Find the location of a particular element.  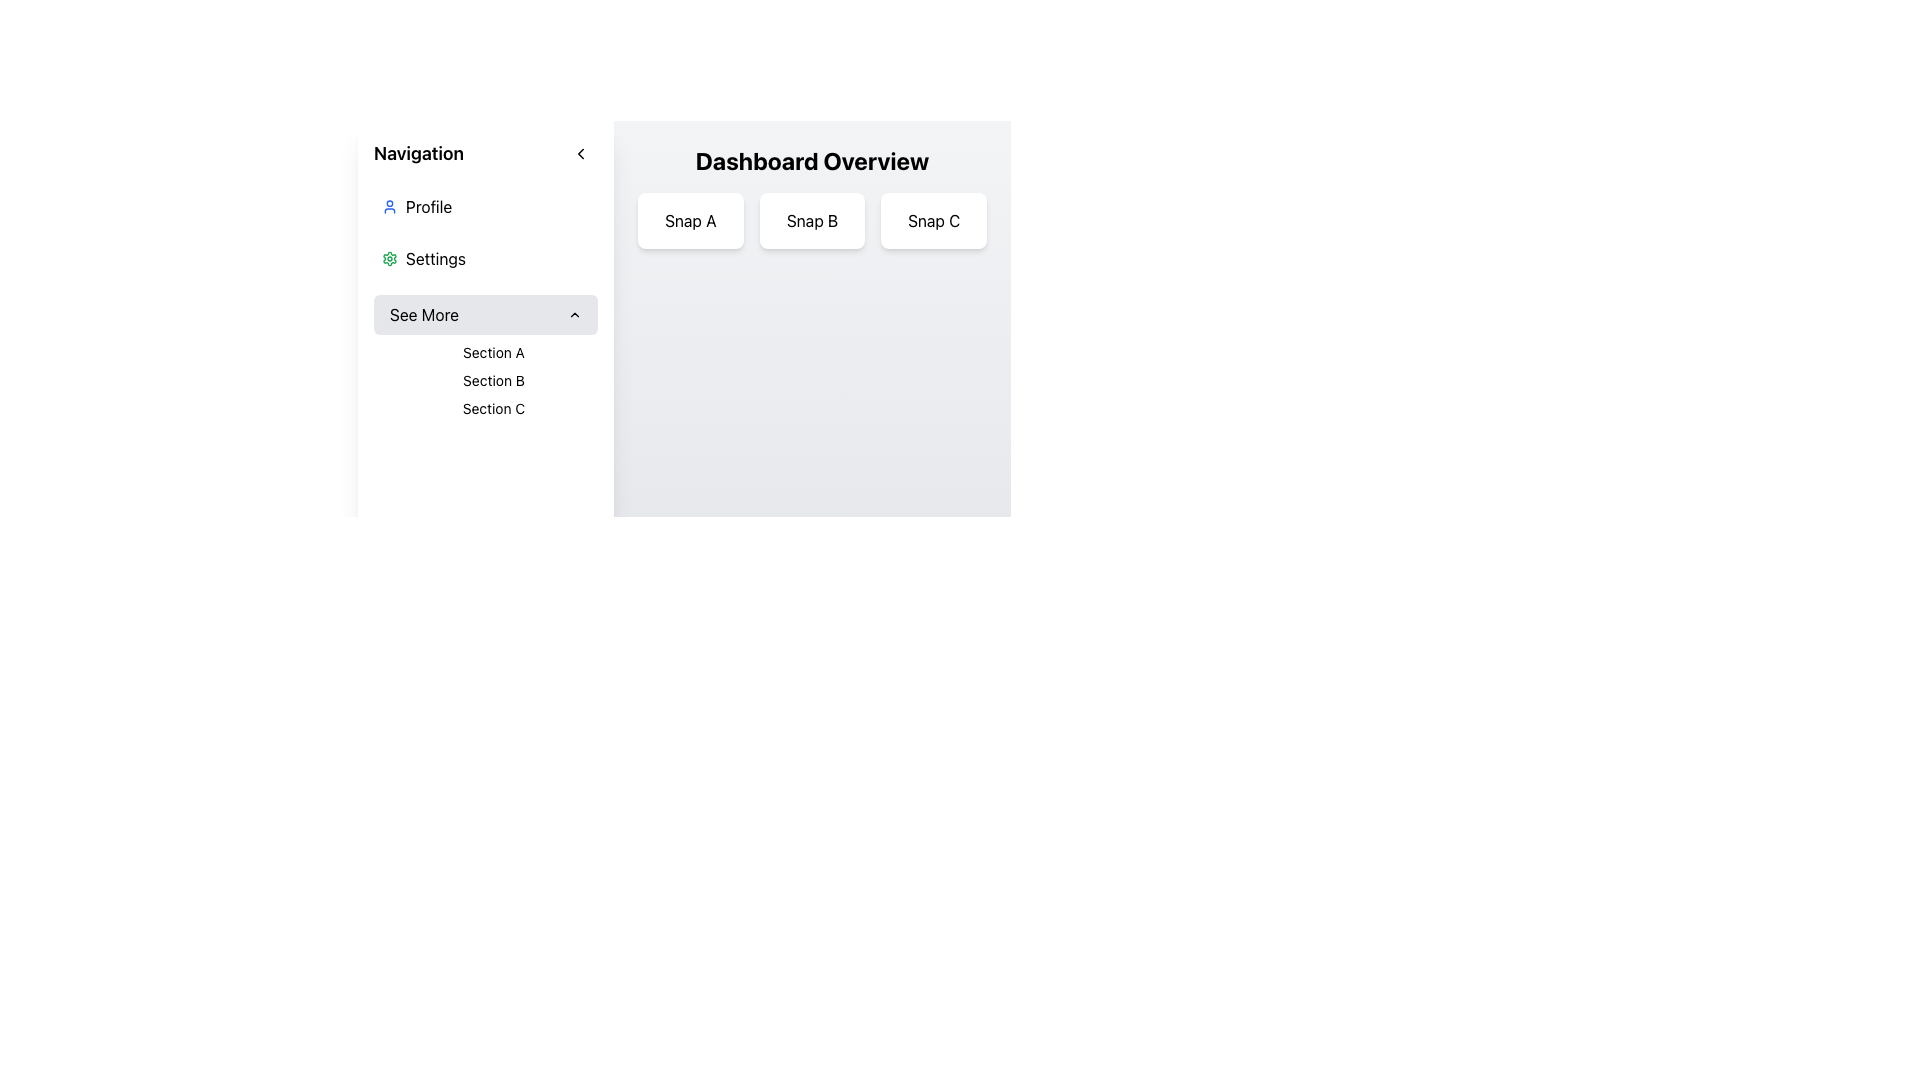

the text label displaying 'Section A' in the sidebar navigation menu, which is the first item in a list of sections under the 'See More' dropdown is located at coordinates (494, 352).